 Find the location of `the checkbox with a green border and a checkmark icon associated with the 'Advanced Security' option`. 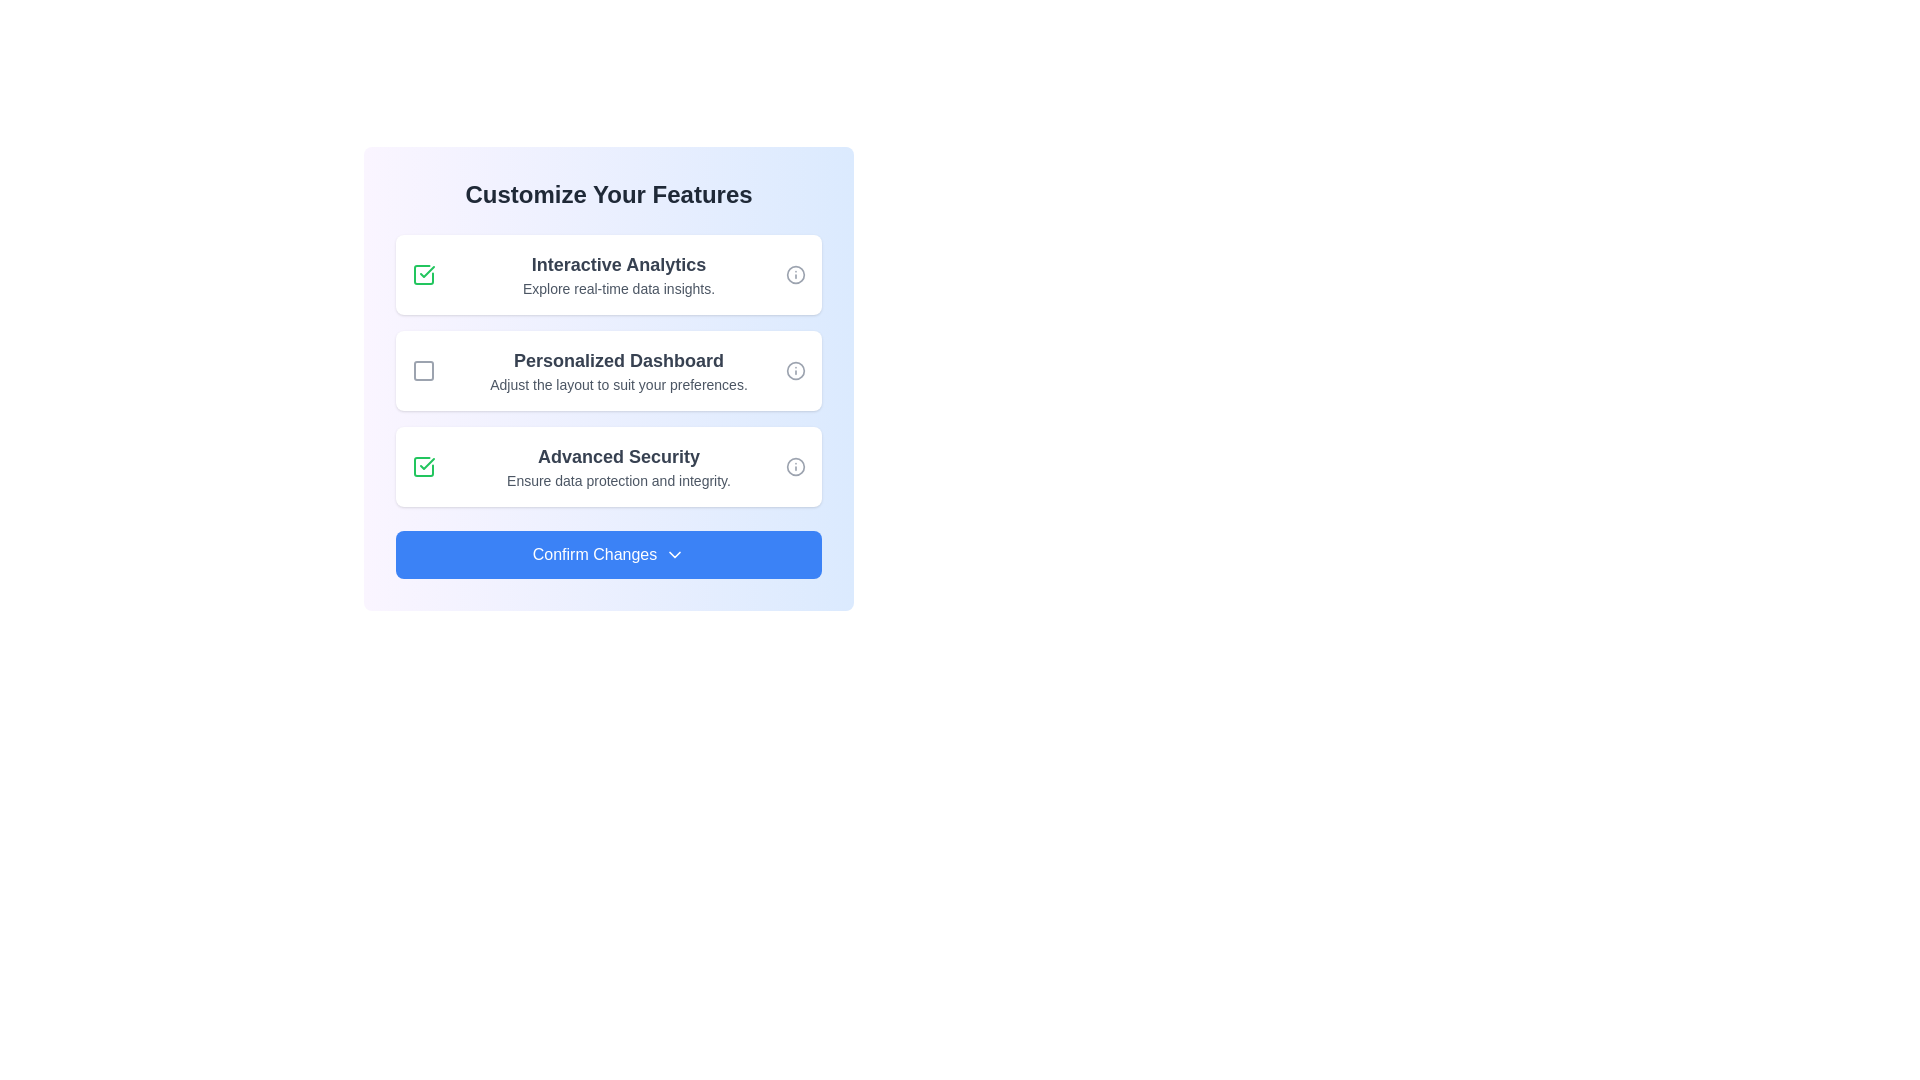

the checkbox with a green border and a checkmark icon associated with the 'Advanced Security' option is located at coordinates (422, 466).